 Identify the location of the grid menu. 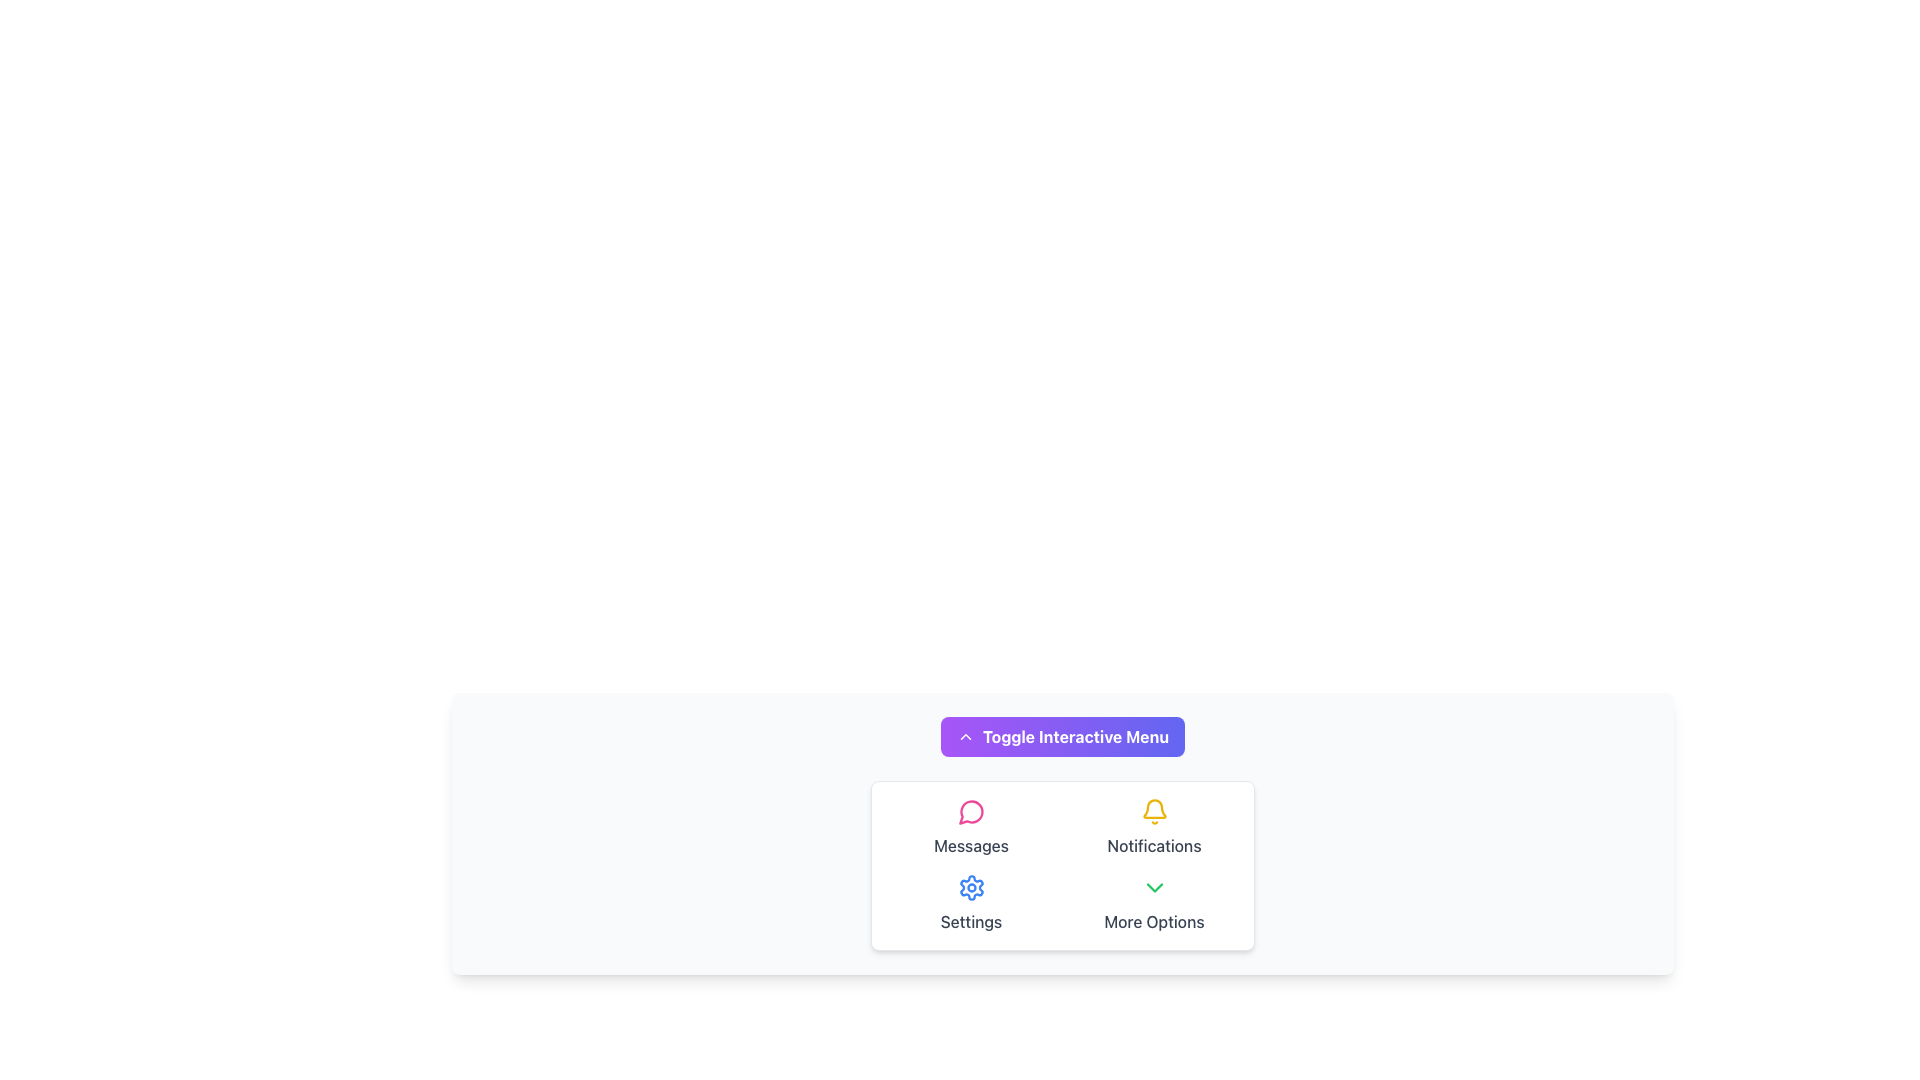
(1061, 865).